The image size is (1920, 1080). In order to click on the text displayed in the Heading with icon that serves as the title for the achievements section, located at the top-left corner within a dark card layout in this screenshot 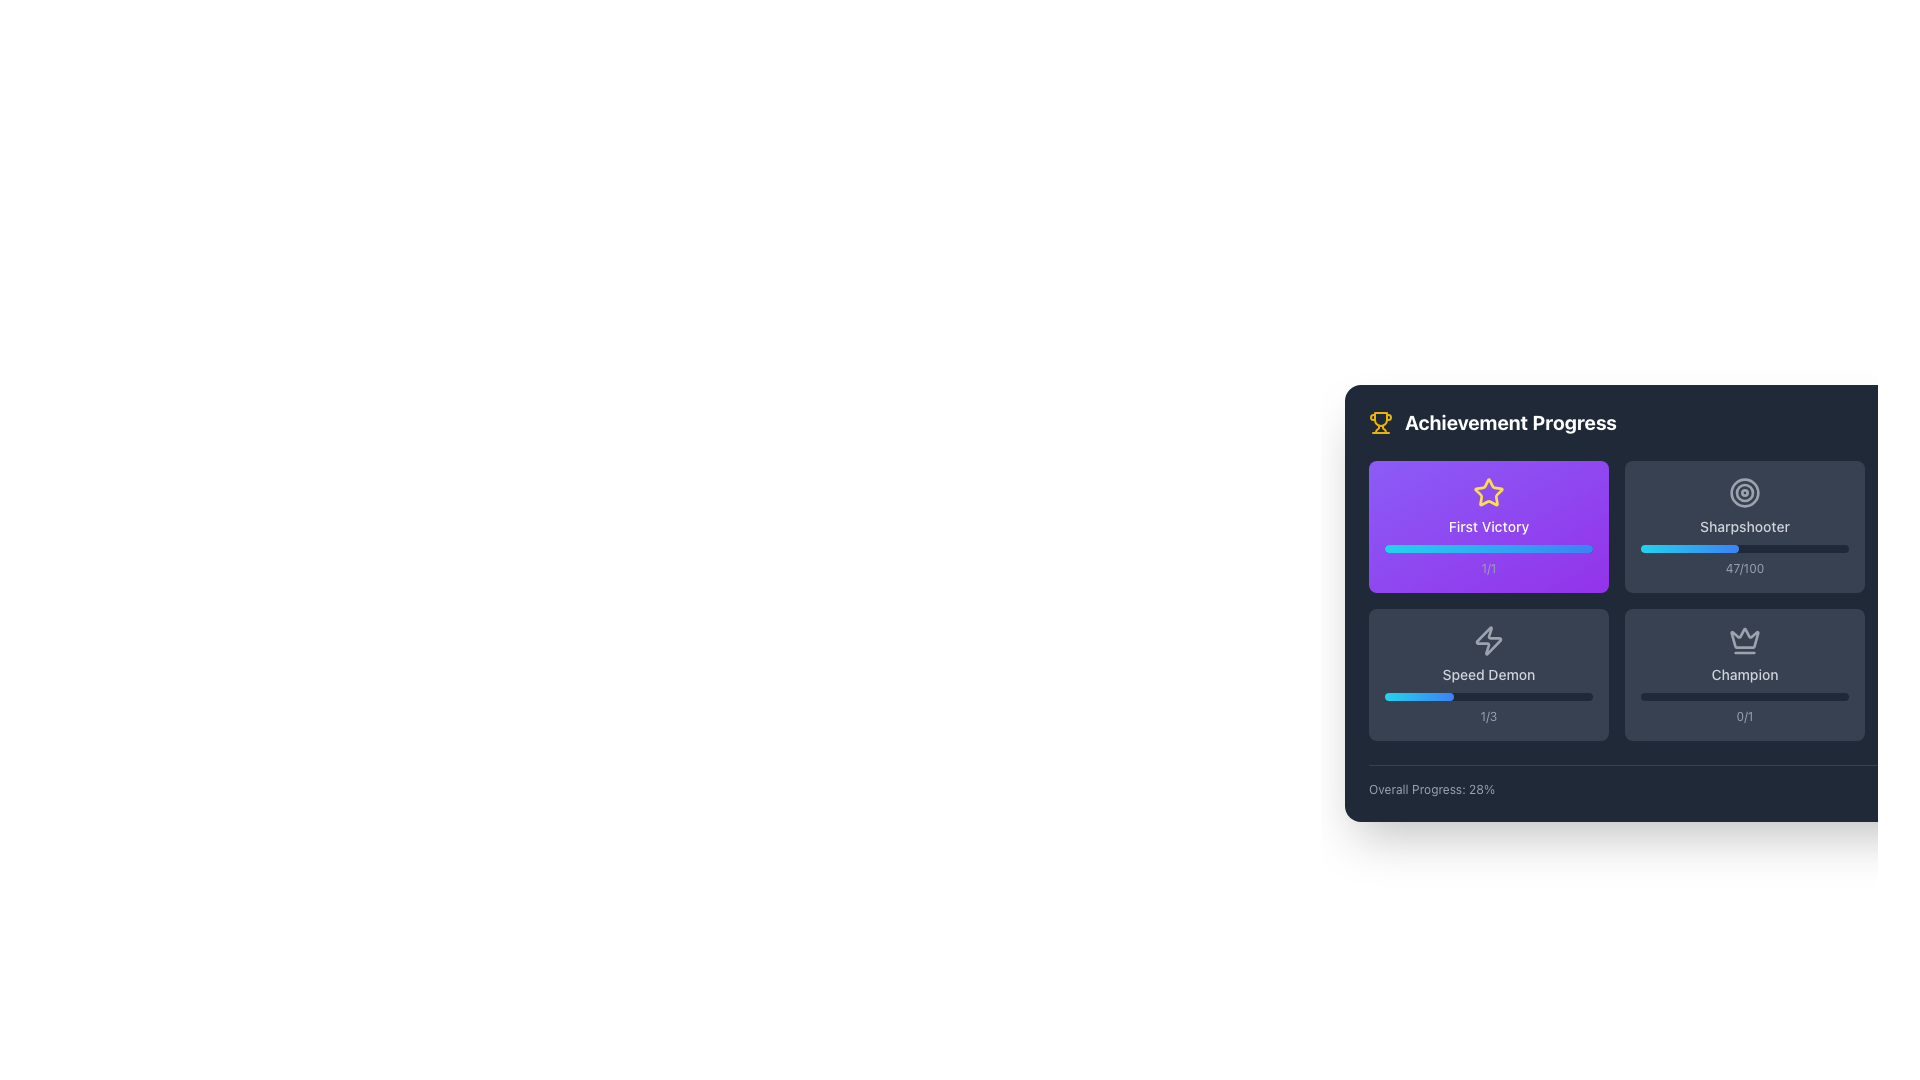, I will do `click(1492, 422)`.